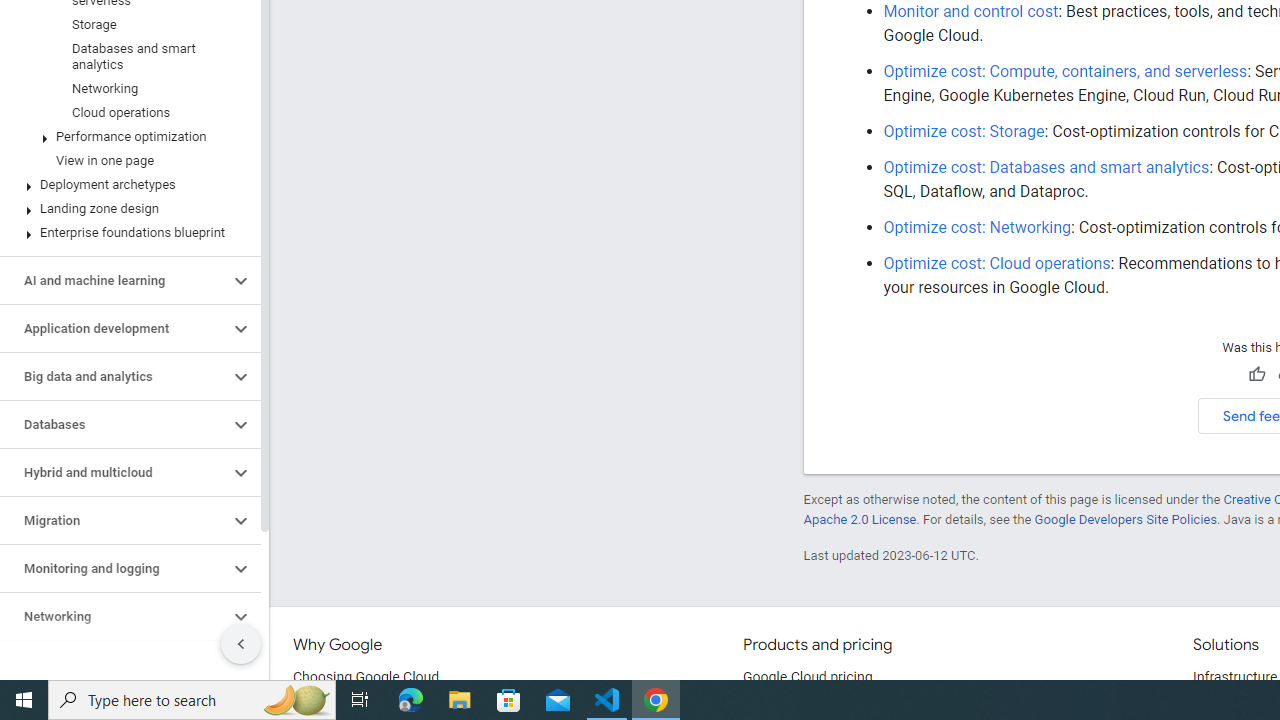 The width and height of the screenshot is (1280, 720). What do you see at coordinates (1045, 166) in the screenshot?
I see `'Optimize cost: Databases and smart analytics'` at bounding box center [1045, 166].